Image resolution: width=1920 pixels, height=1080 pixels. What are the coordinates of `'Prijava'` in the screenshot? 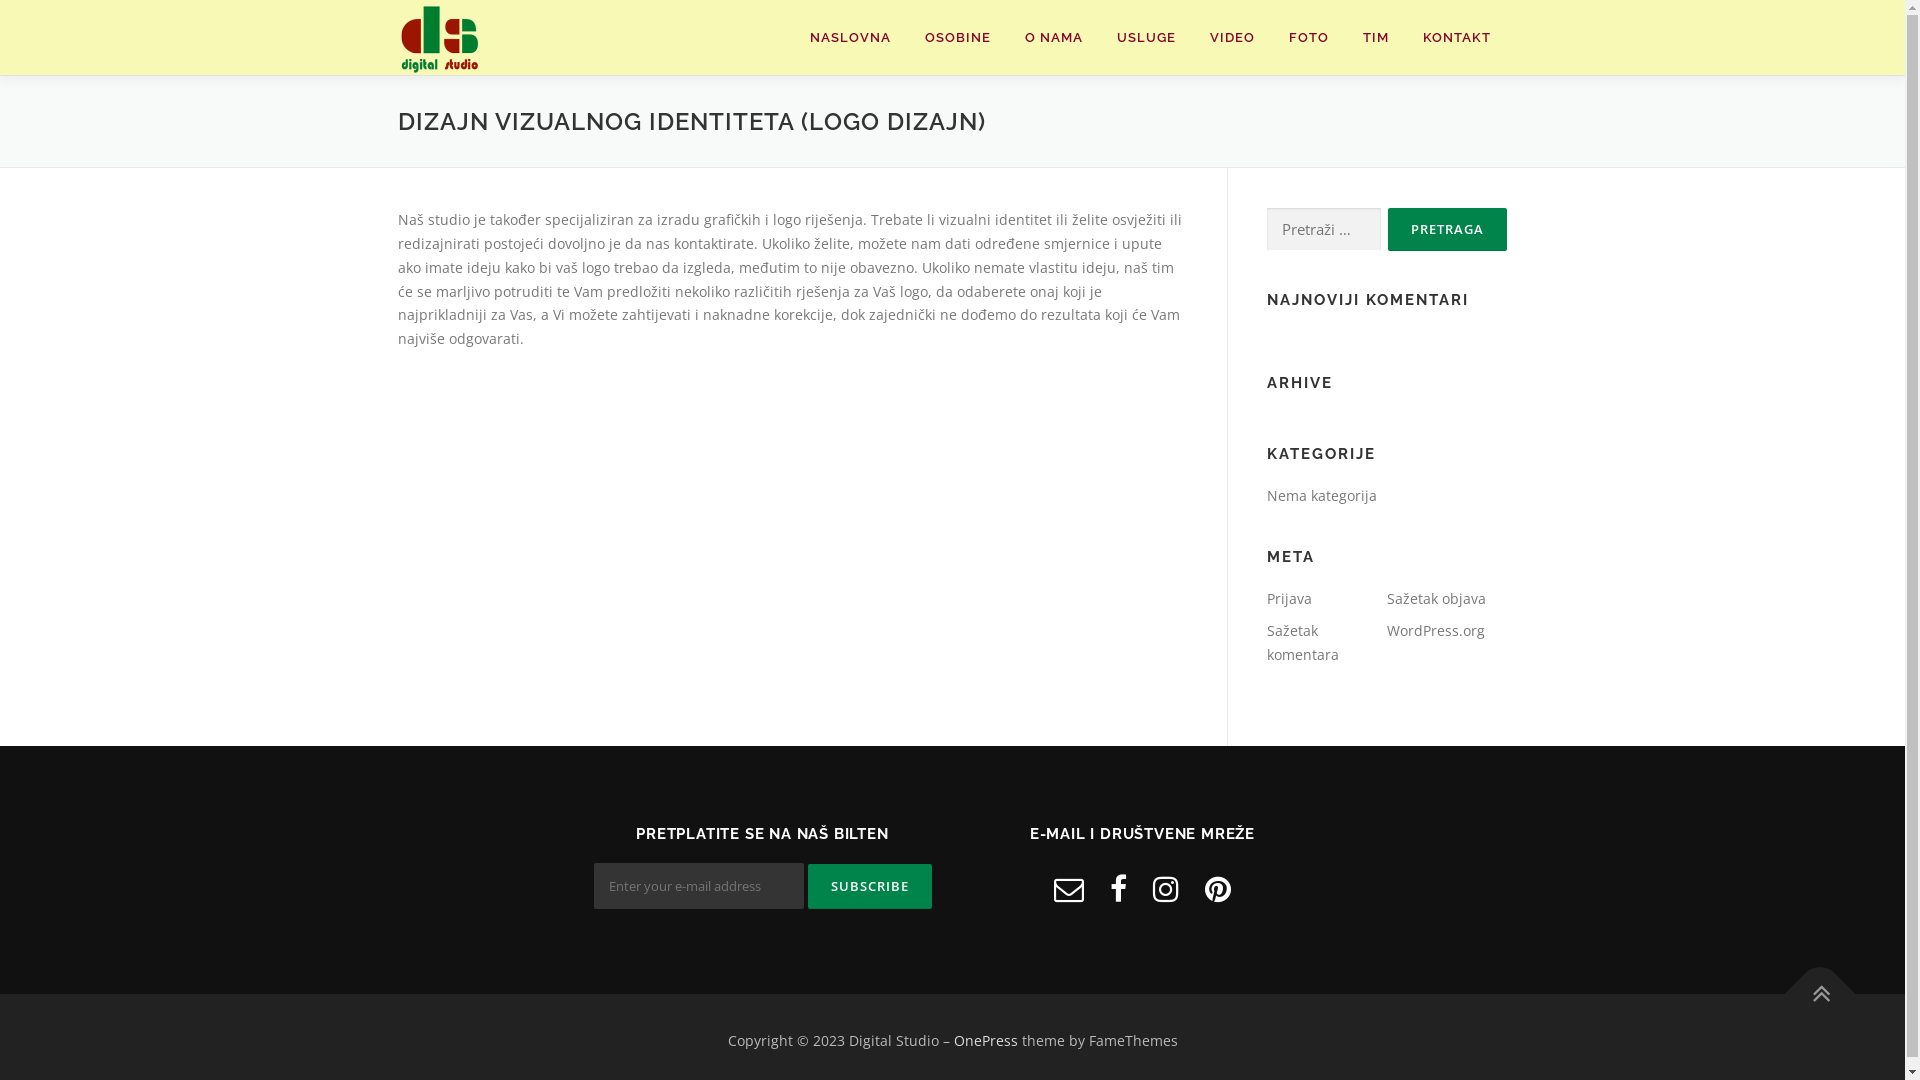 It's located at (1288, 597).